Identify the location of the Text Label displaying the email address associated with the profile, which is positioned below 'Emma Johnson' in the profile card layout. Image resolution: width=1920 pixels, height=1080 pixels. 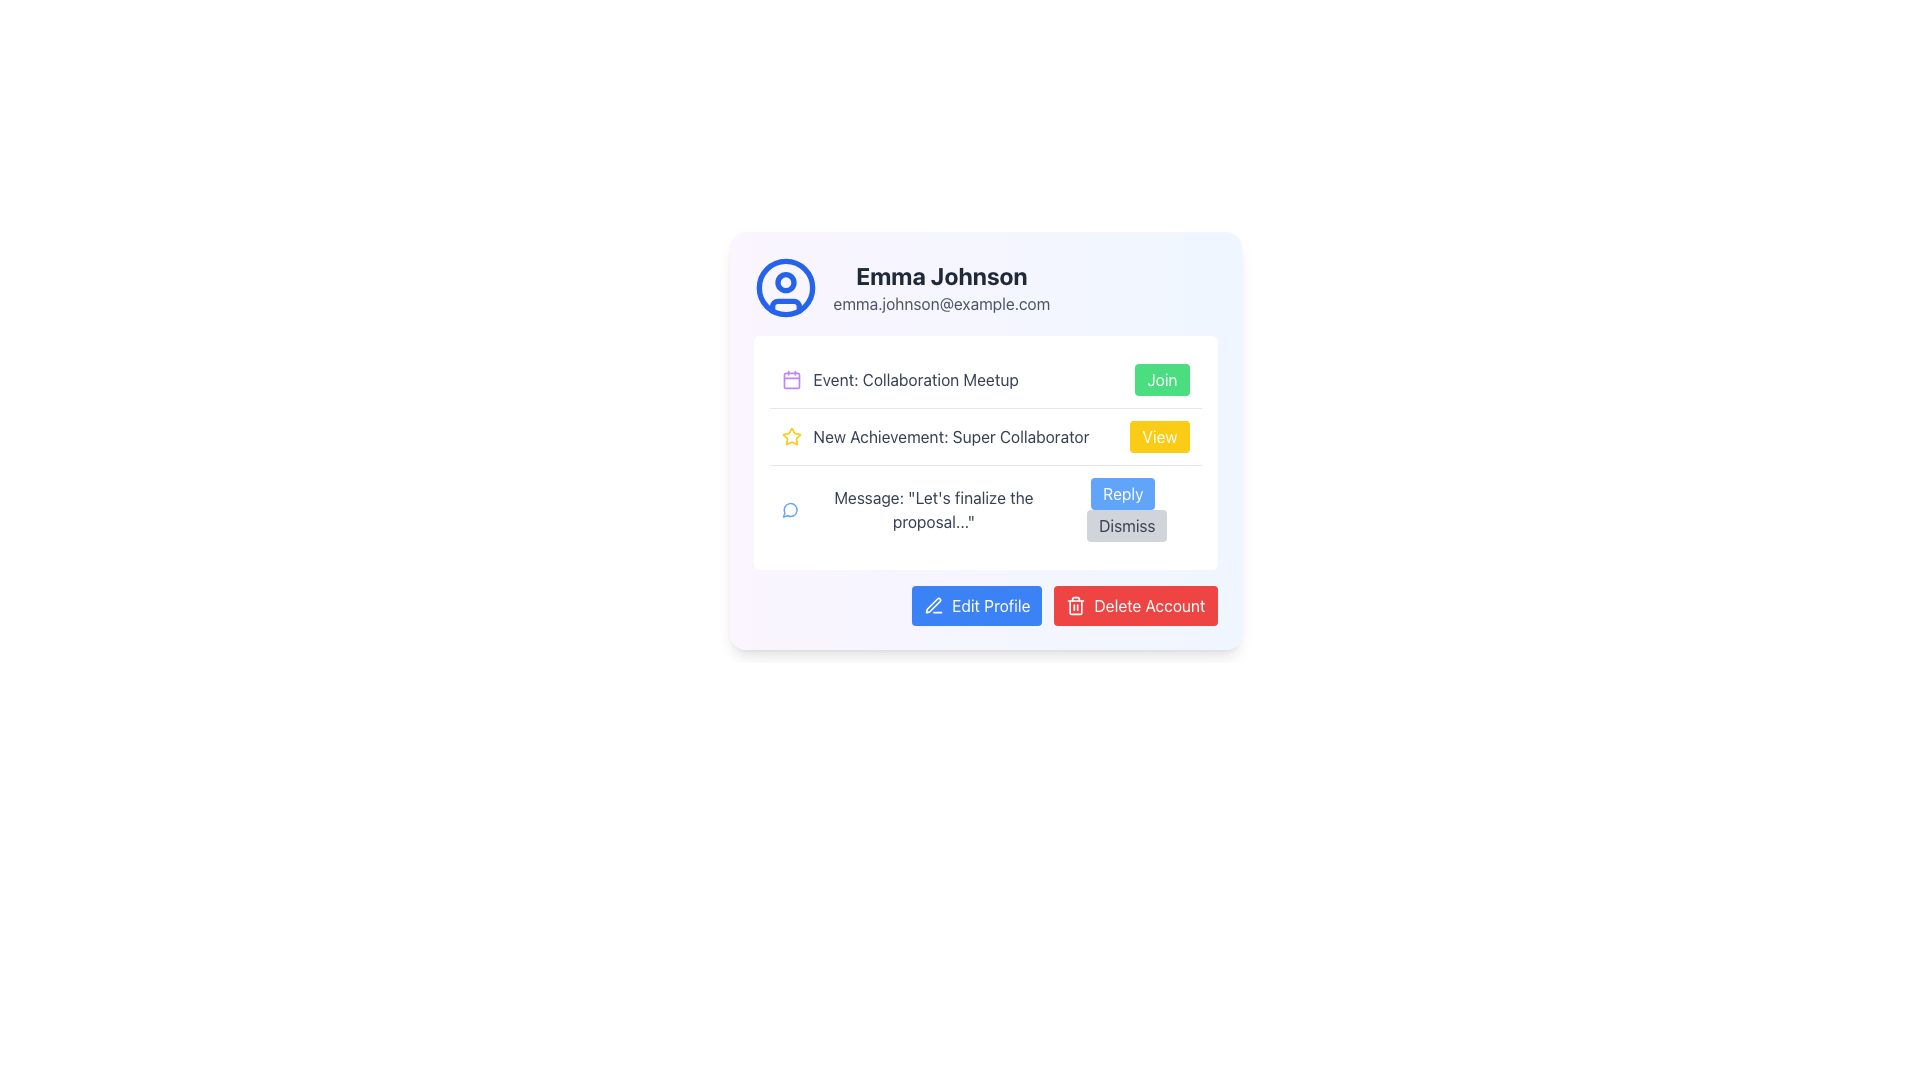
(940, 304).